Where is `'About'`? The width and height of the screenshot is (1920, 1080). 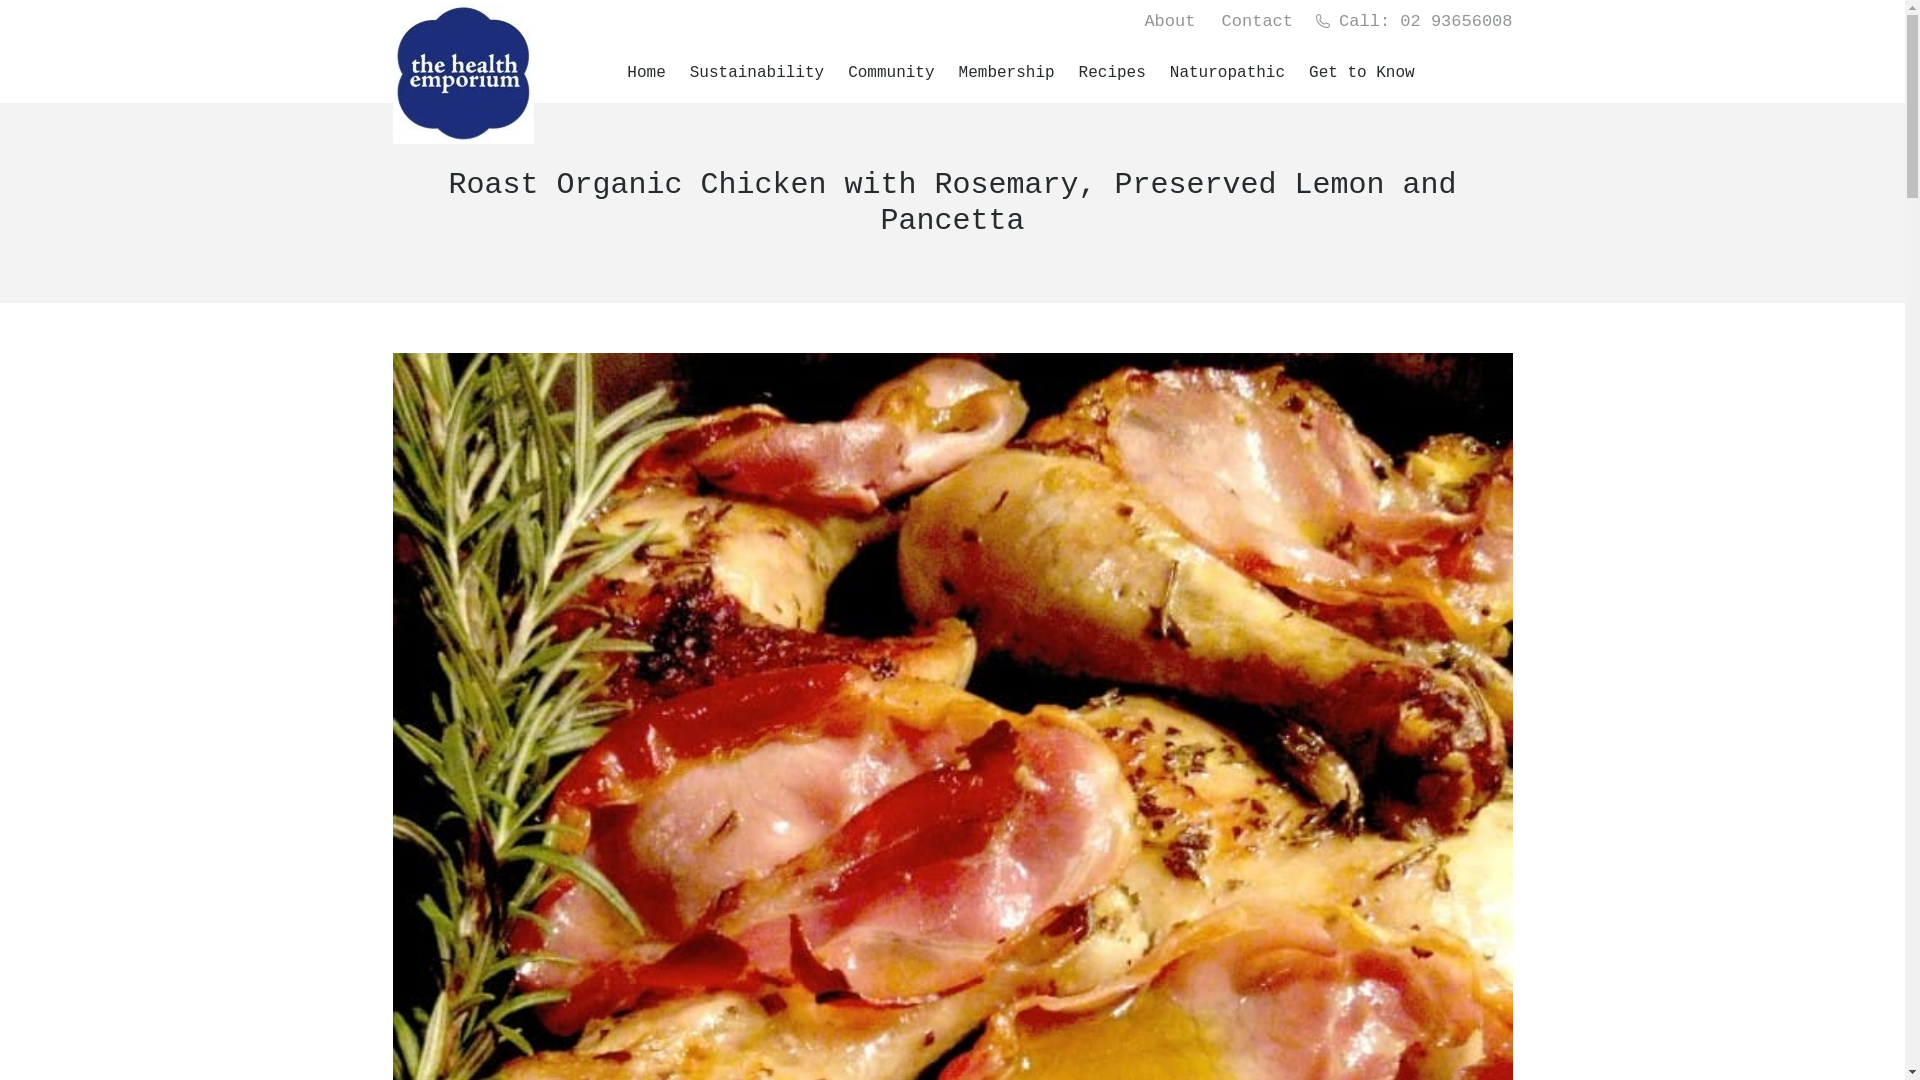
'About' is located at coordinates (1143, 21).